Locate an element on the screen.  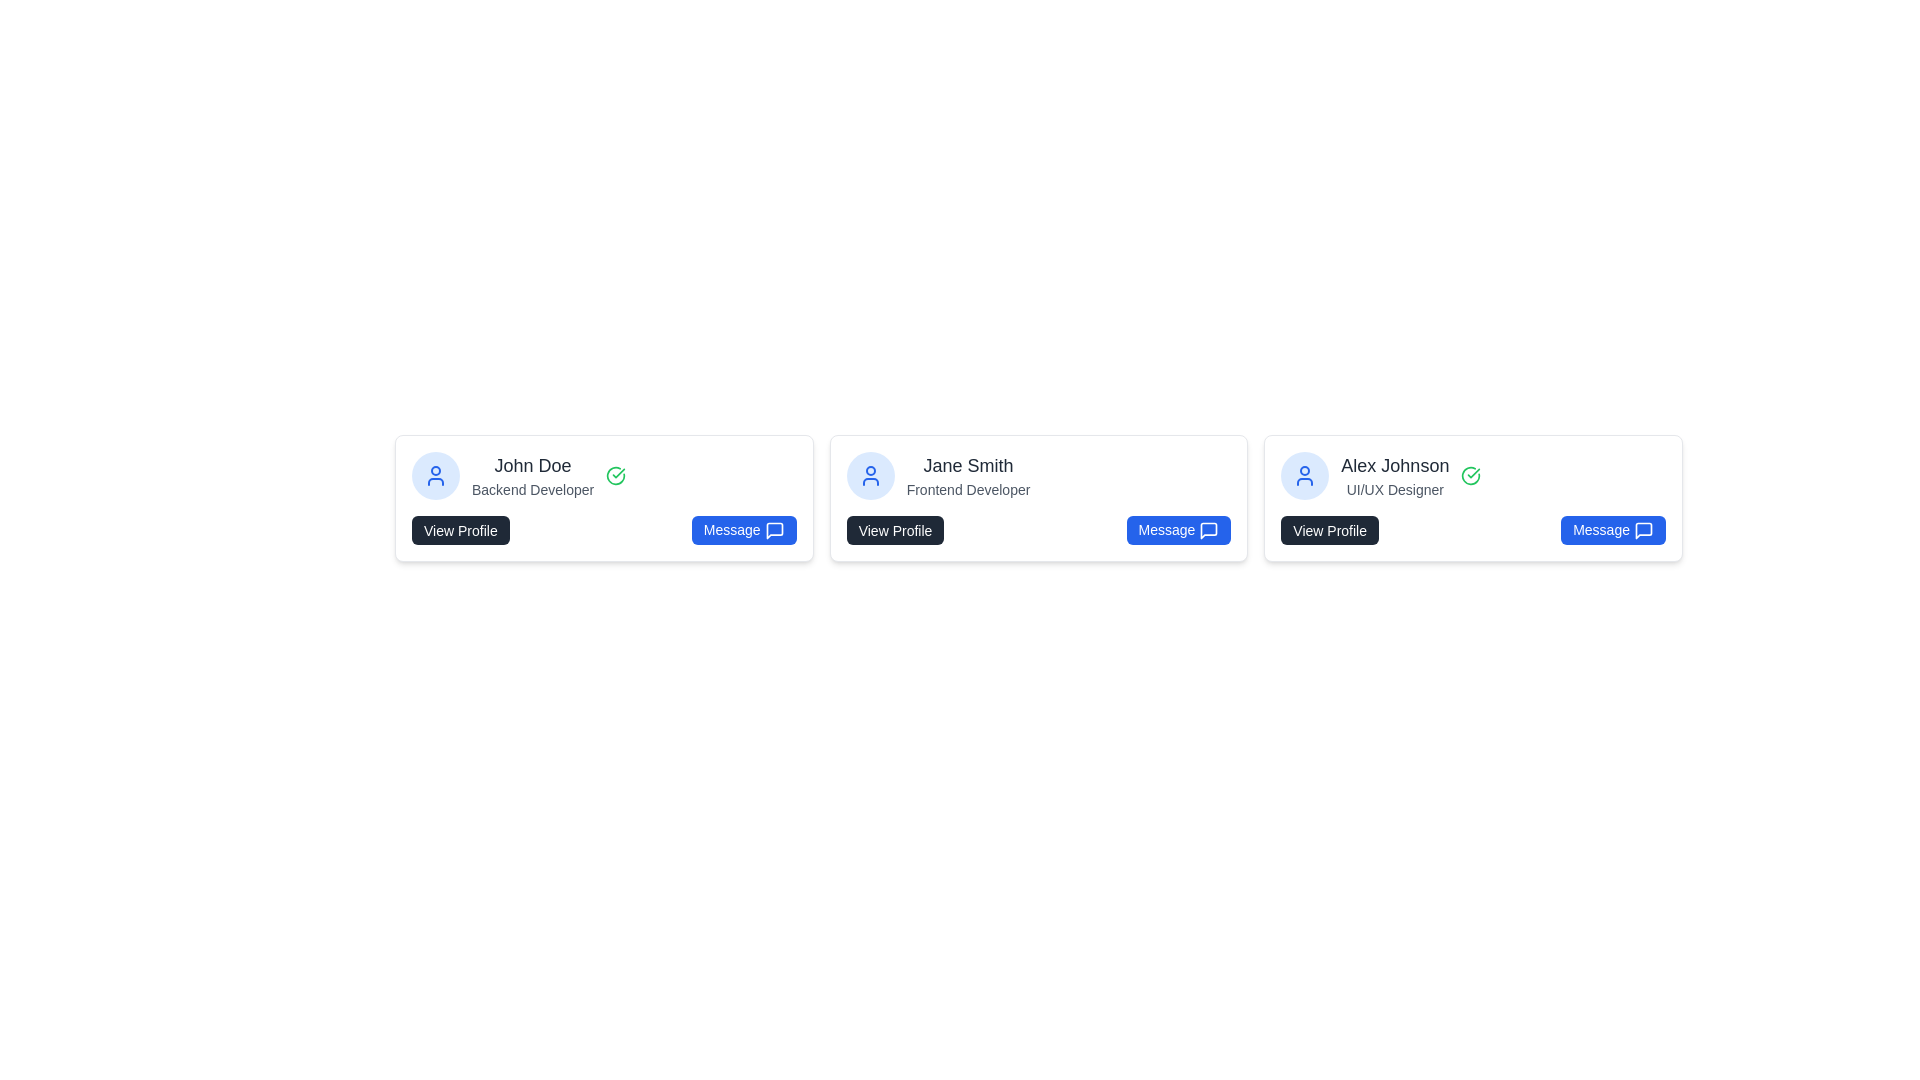
the circular validation badge with a green checkmark located on the right side of the Profile summary section in the third card from the left is located at coordinates (1473, 475).